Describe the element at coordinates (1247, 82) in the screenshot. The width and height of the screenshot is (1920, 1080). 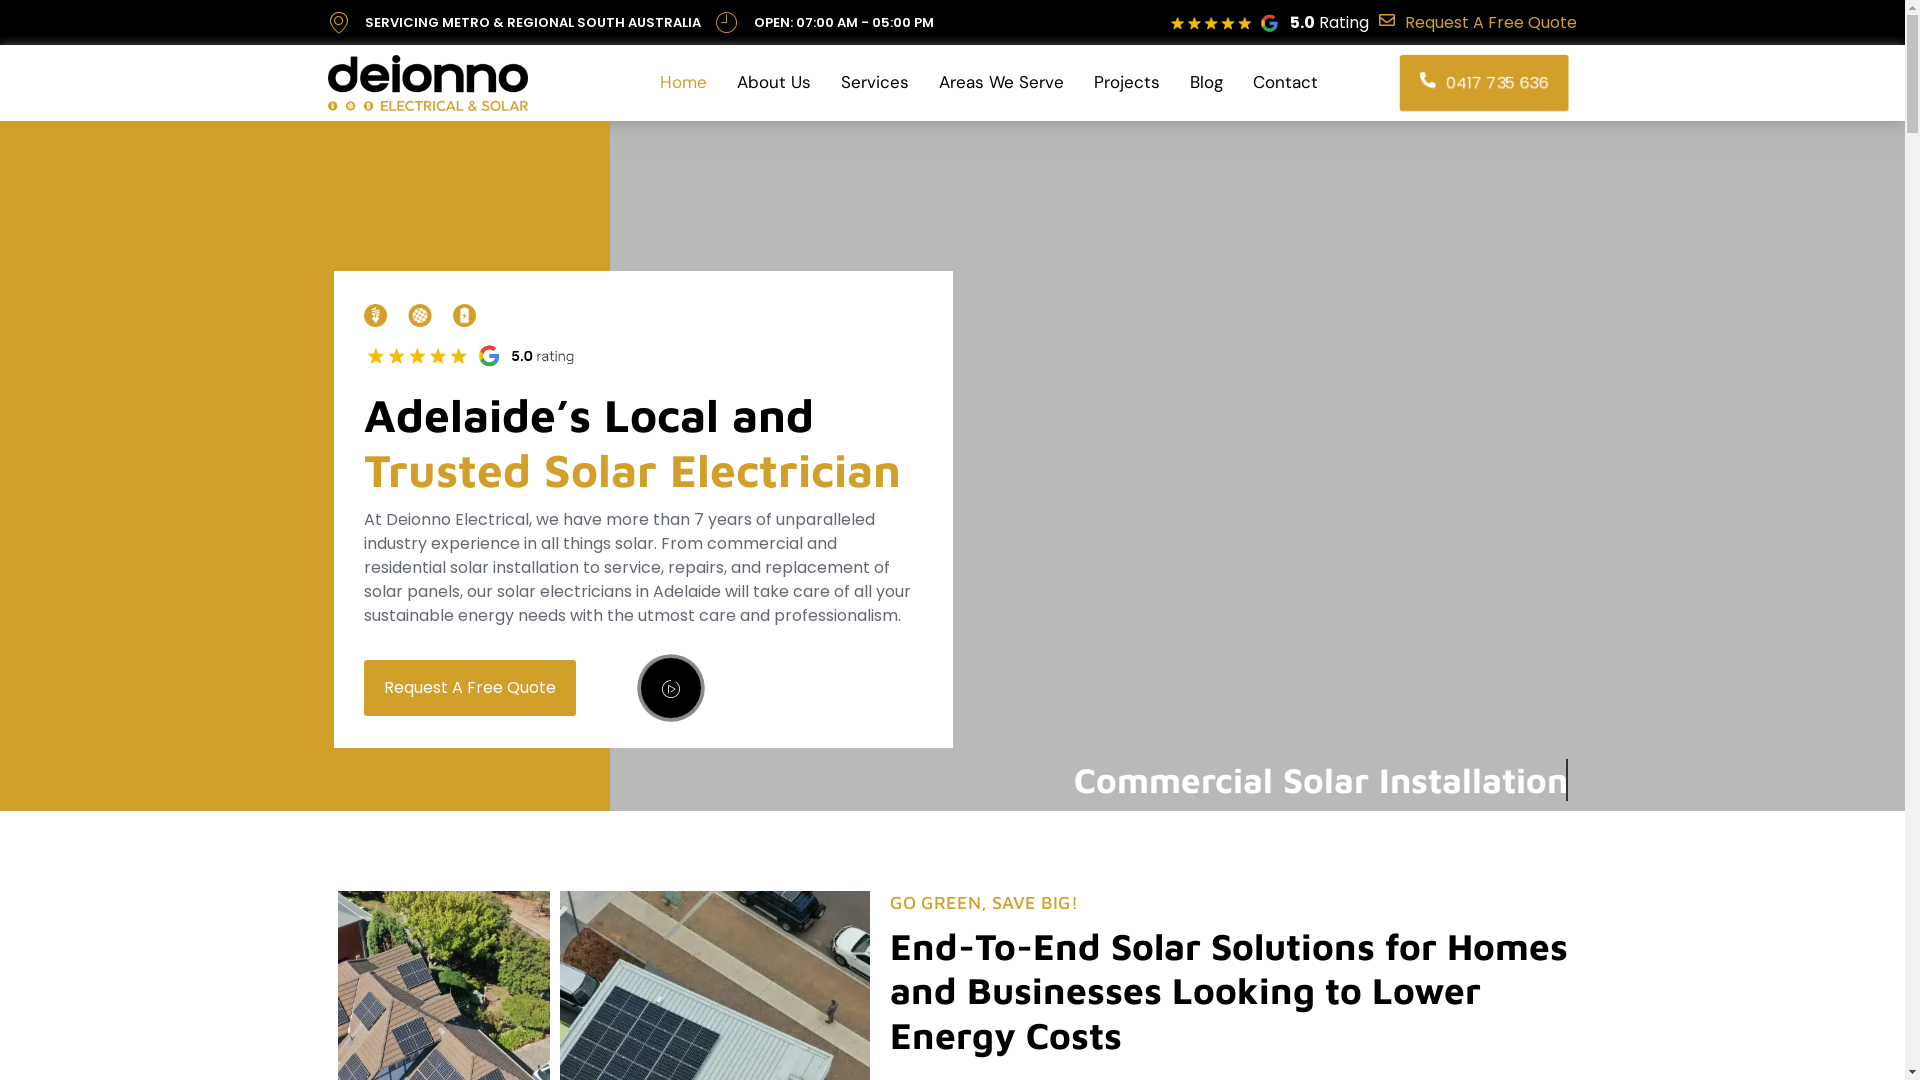
I see `'Contact'` at that location.